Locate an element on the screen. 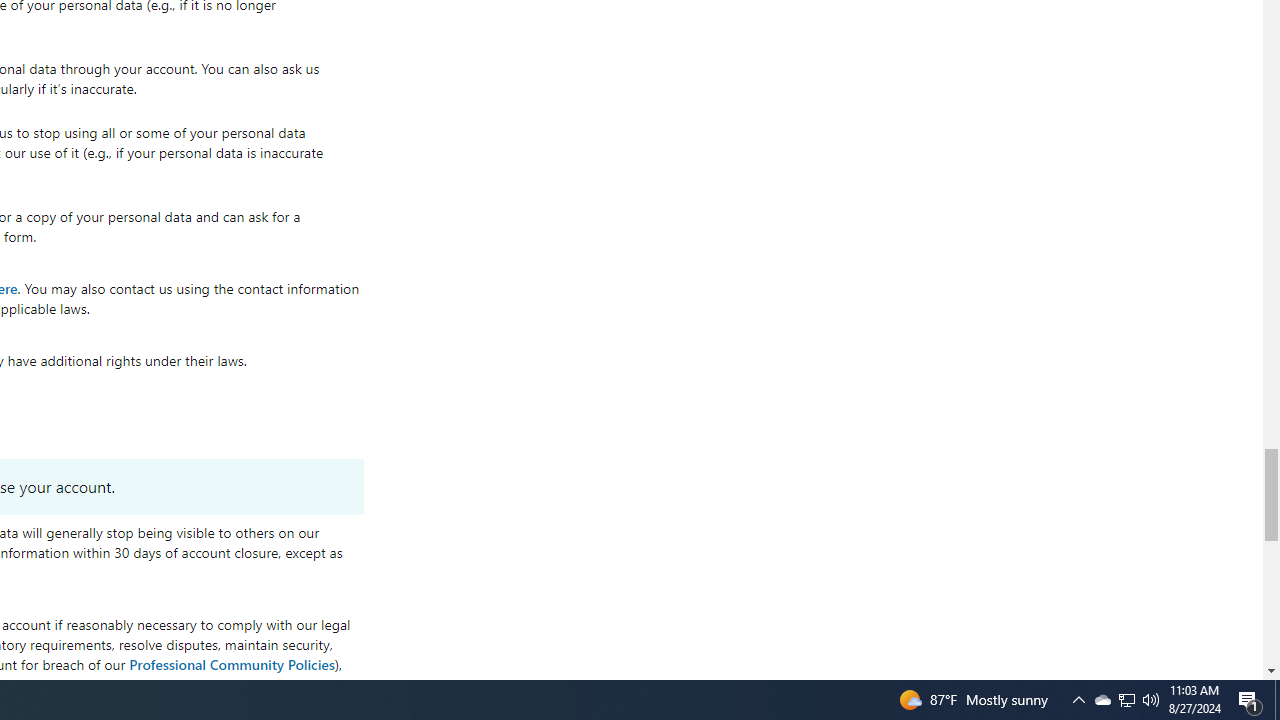 Image resolution: width=1280 pixels, height=720 pixels. 'Professional Community Policies' is located at coordinates (232, 663).